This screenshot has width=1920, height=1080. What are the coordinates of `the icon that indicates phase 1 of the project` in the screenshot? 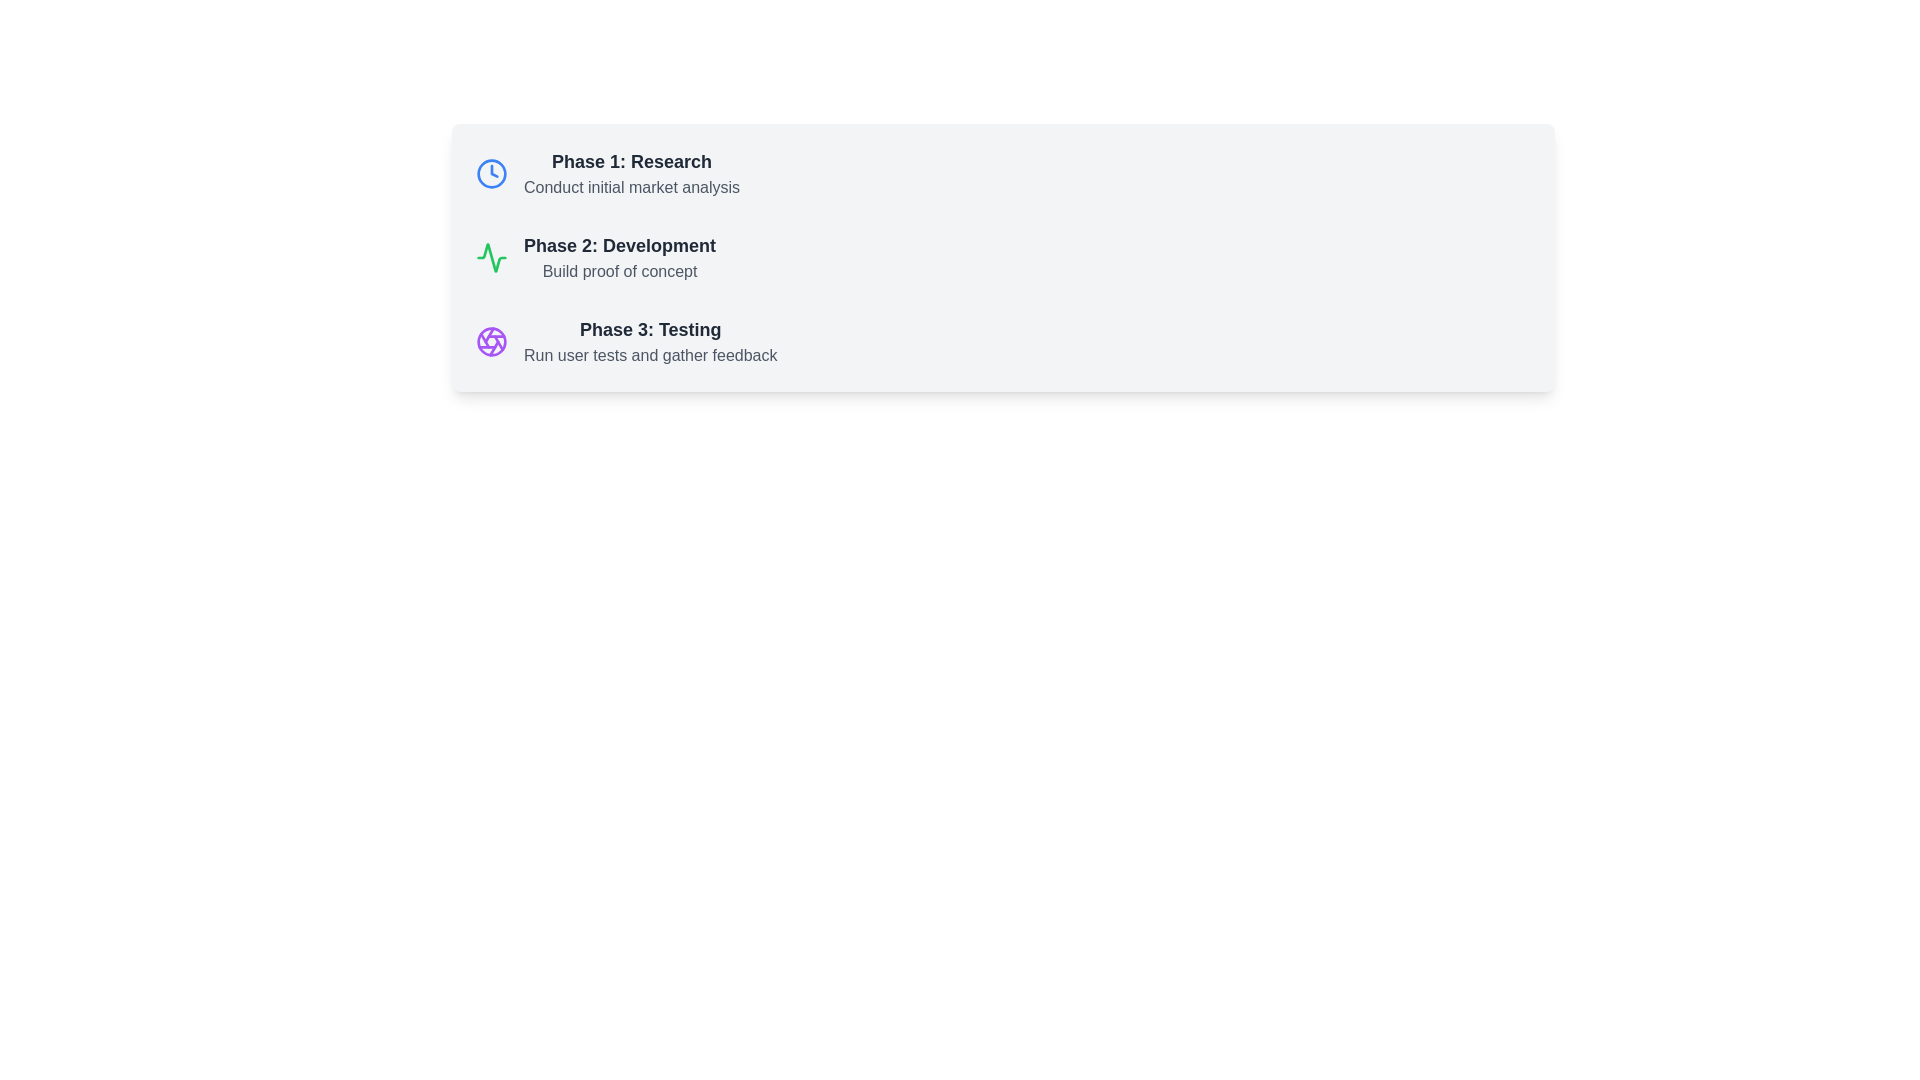 It's located at (491, 172).